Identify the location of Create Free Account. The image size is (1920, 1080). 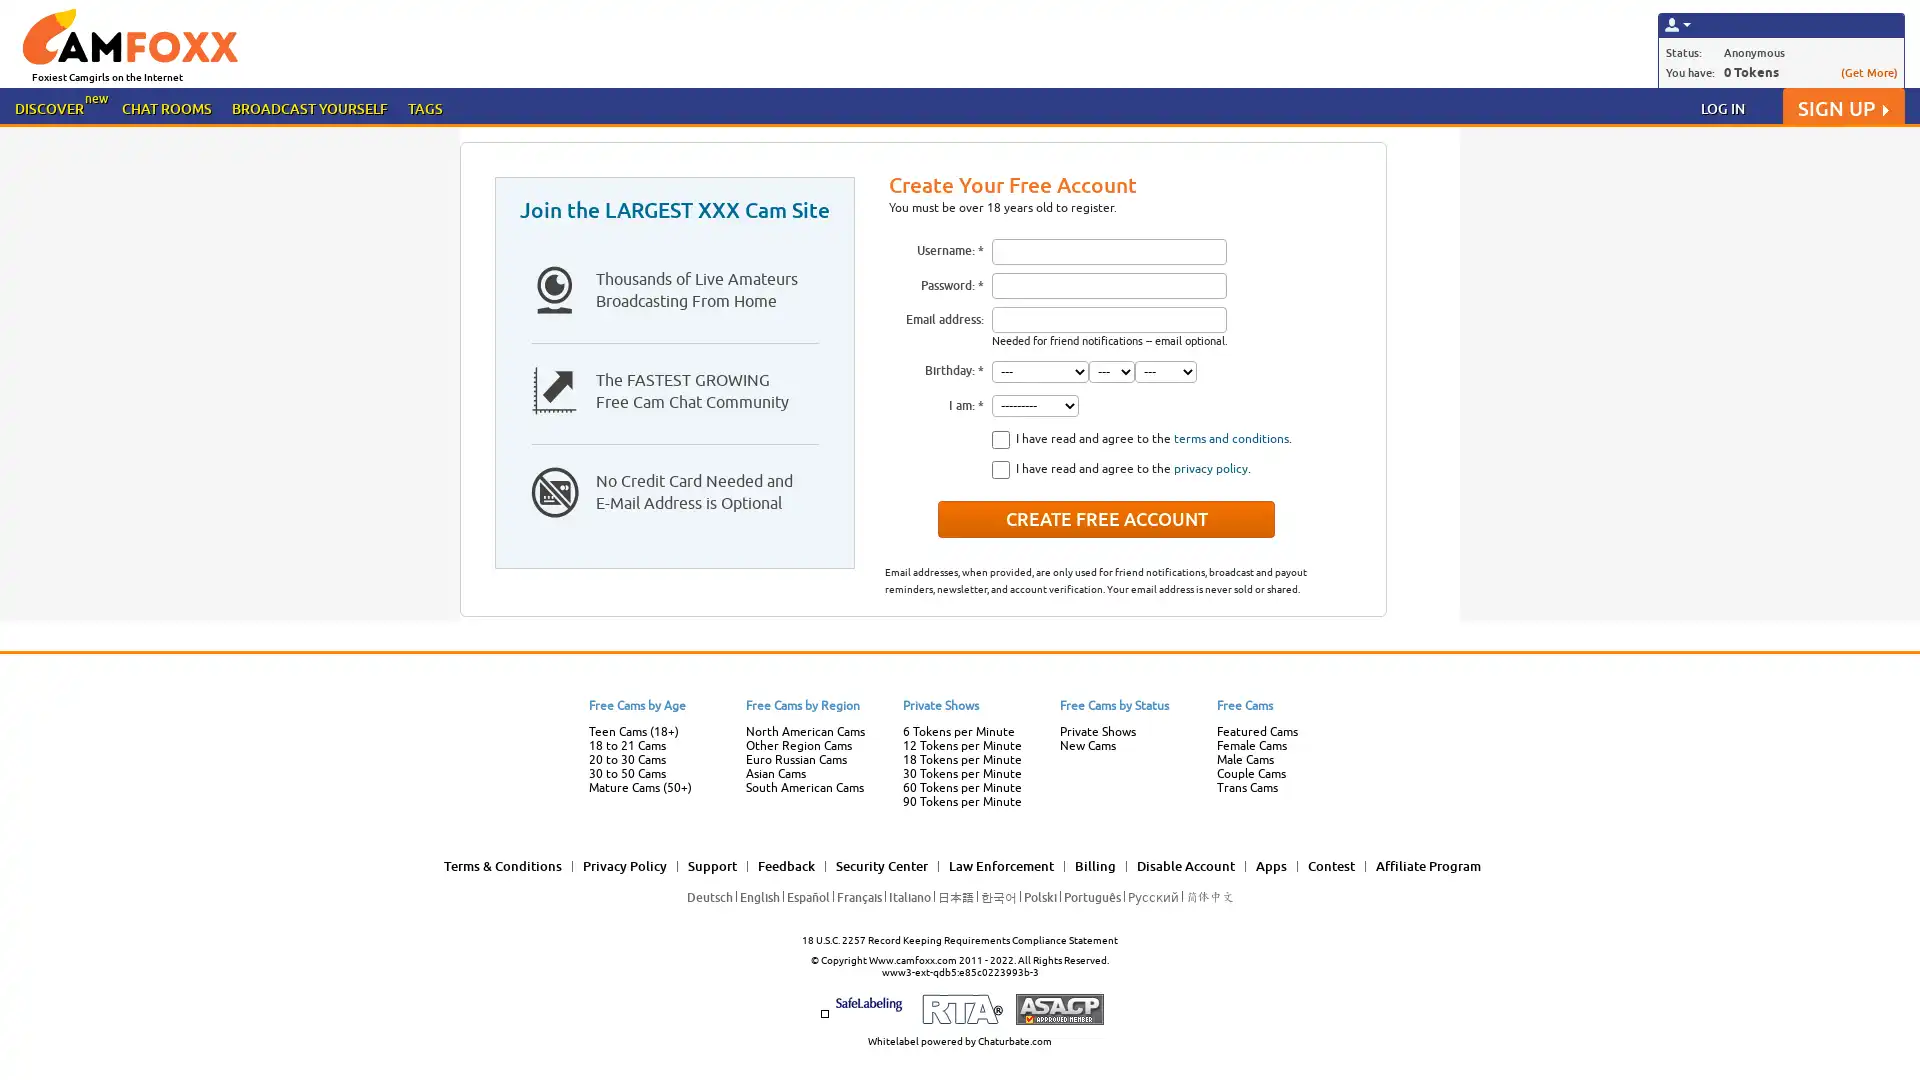
(1105, 518).